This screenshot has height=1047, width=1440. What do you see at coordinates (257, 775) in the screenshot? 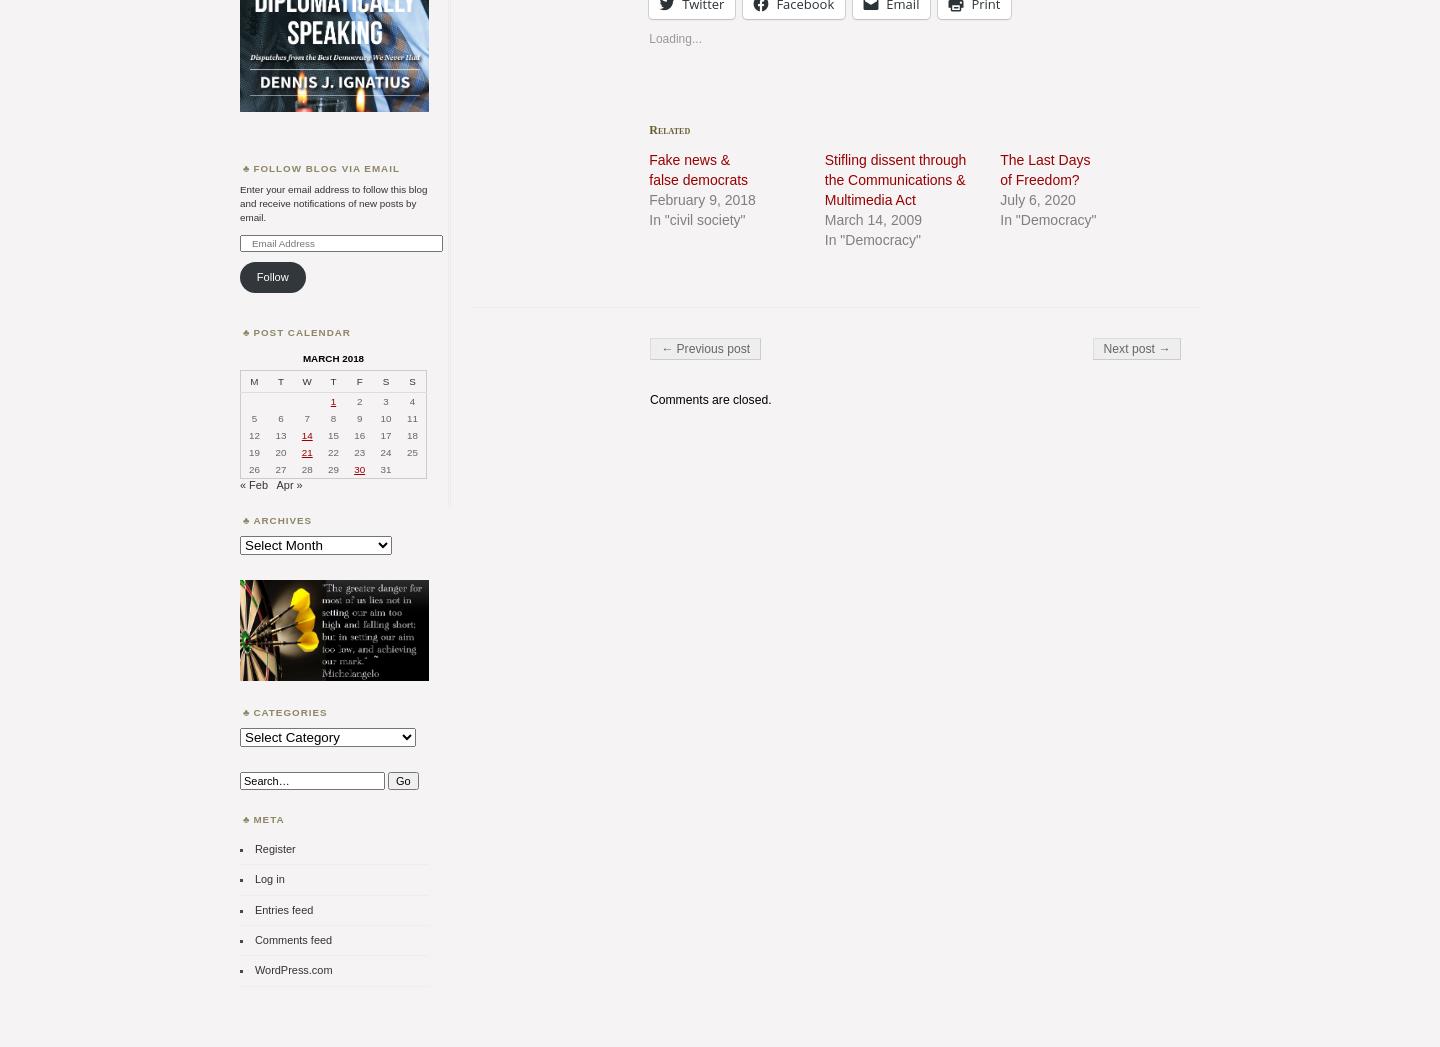
I see `'Search:'` at bounding box center [257, 775].